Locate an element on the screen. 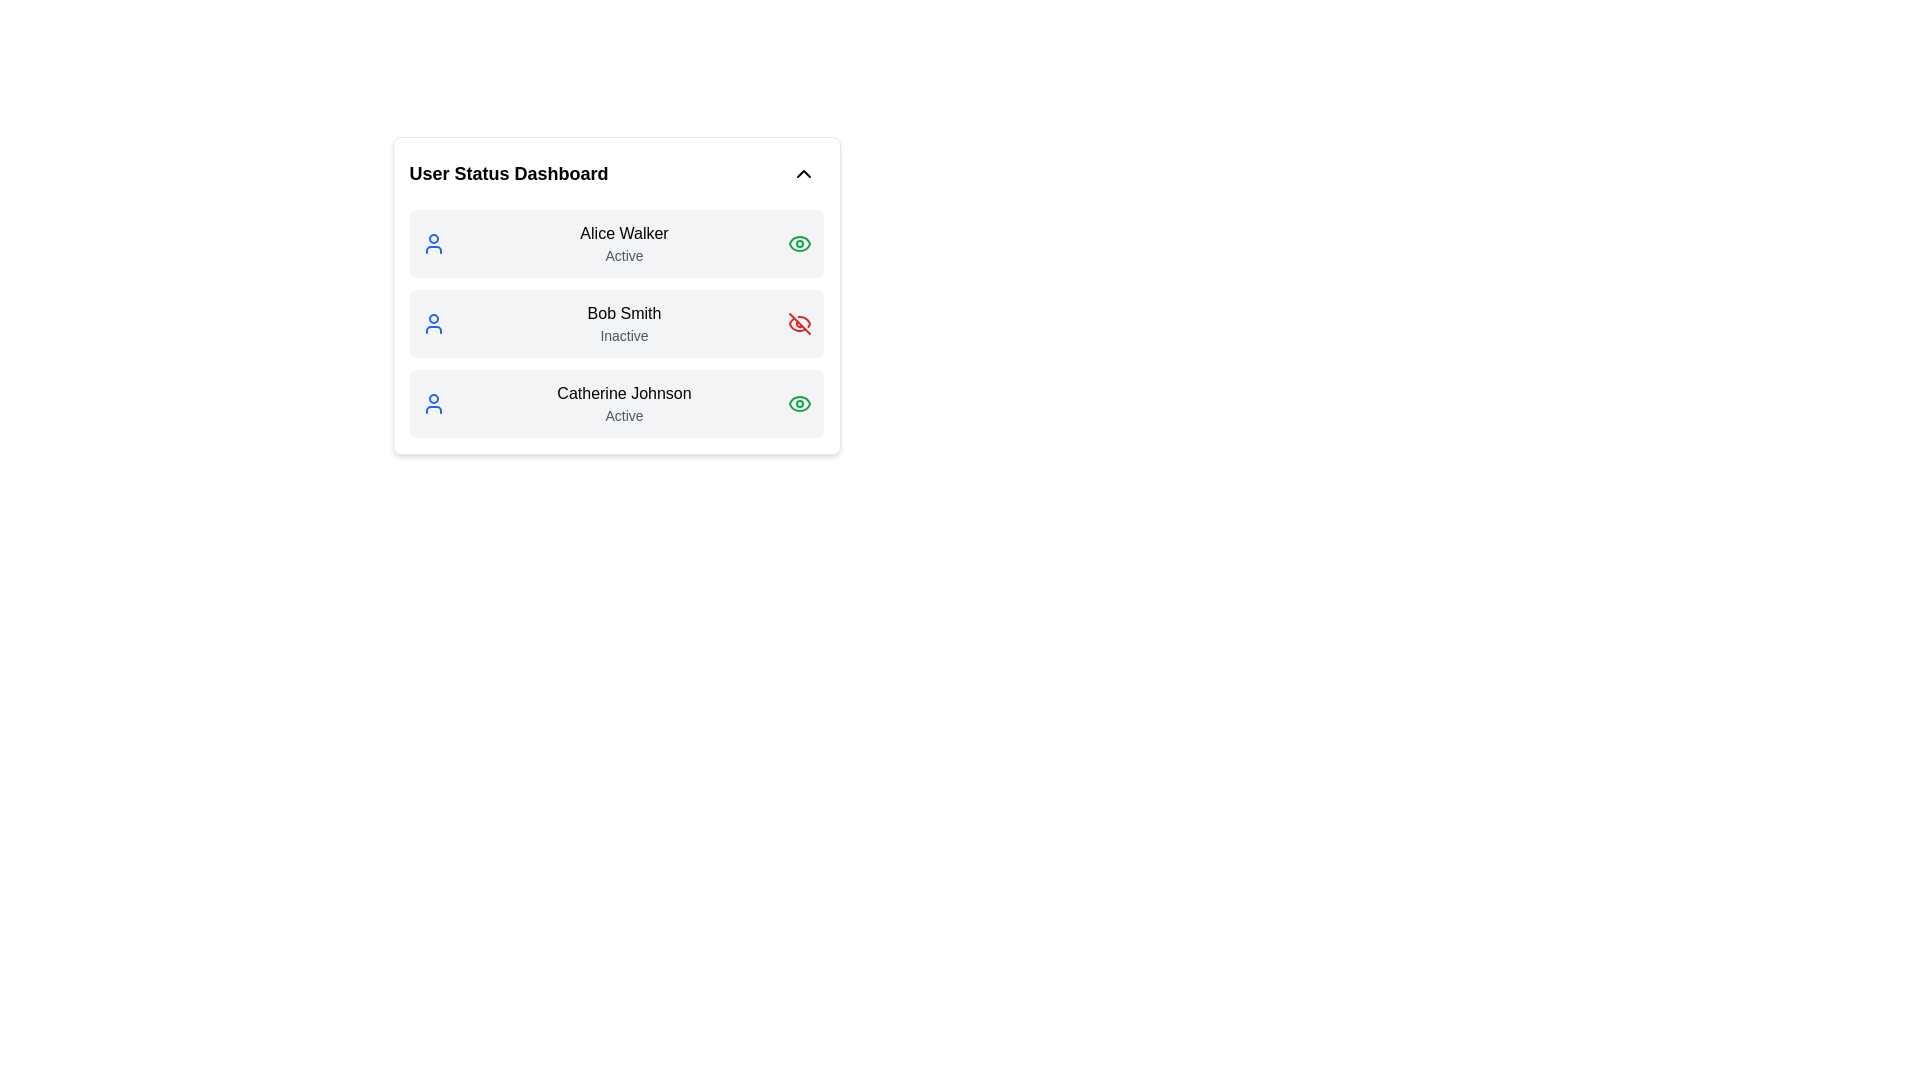 The height and width of the screenshot is (1080, 1920). the text label displaying 'Bob Smith' in the 'User Status Dashboard' to identify the user is located at coordinates (623, 313).